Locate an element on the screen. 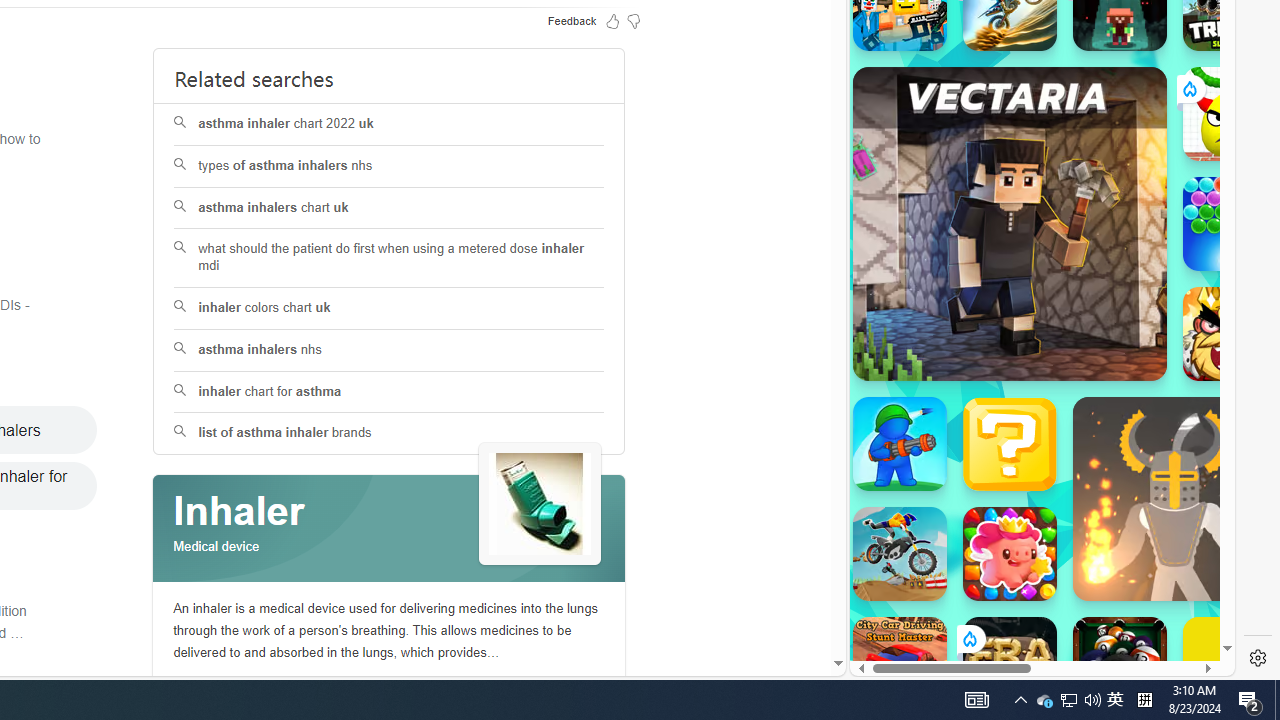 This screenshot has width=1280, height=720. 'Feedback Like' is located at coordinates (612, 20).